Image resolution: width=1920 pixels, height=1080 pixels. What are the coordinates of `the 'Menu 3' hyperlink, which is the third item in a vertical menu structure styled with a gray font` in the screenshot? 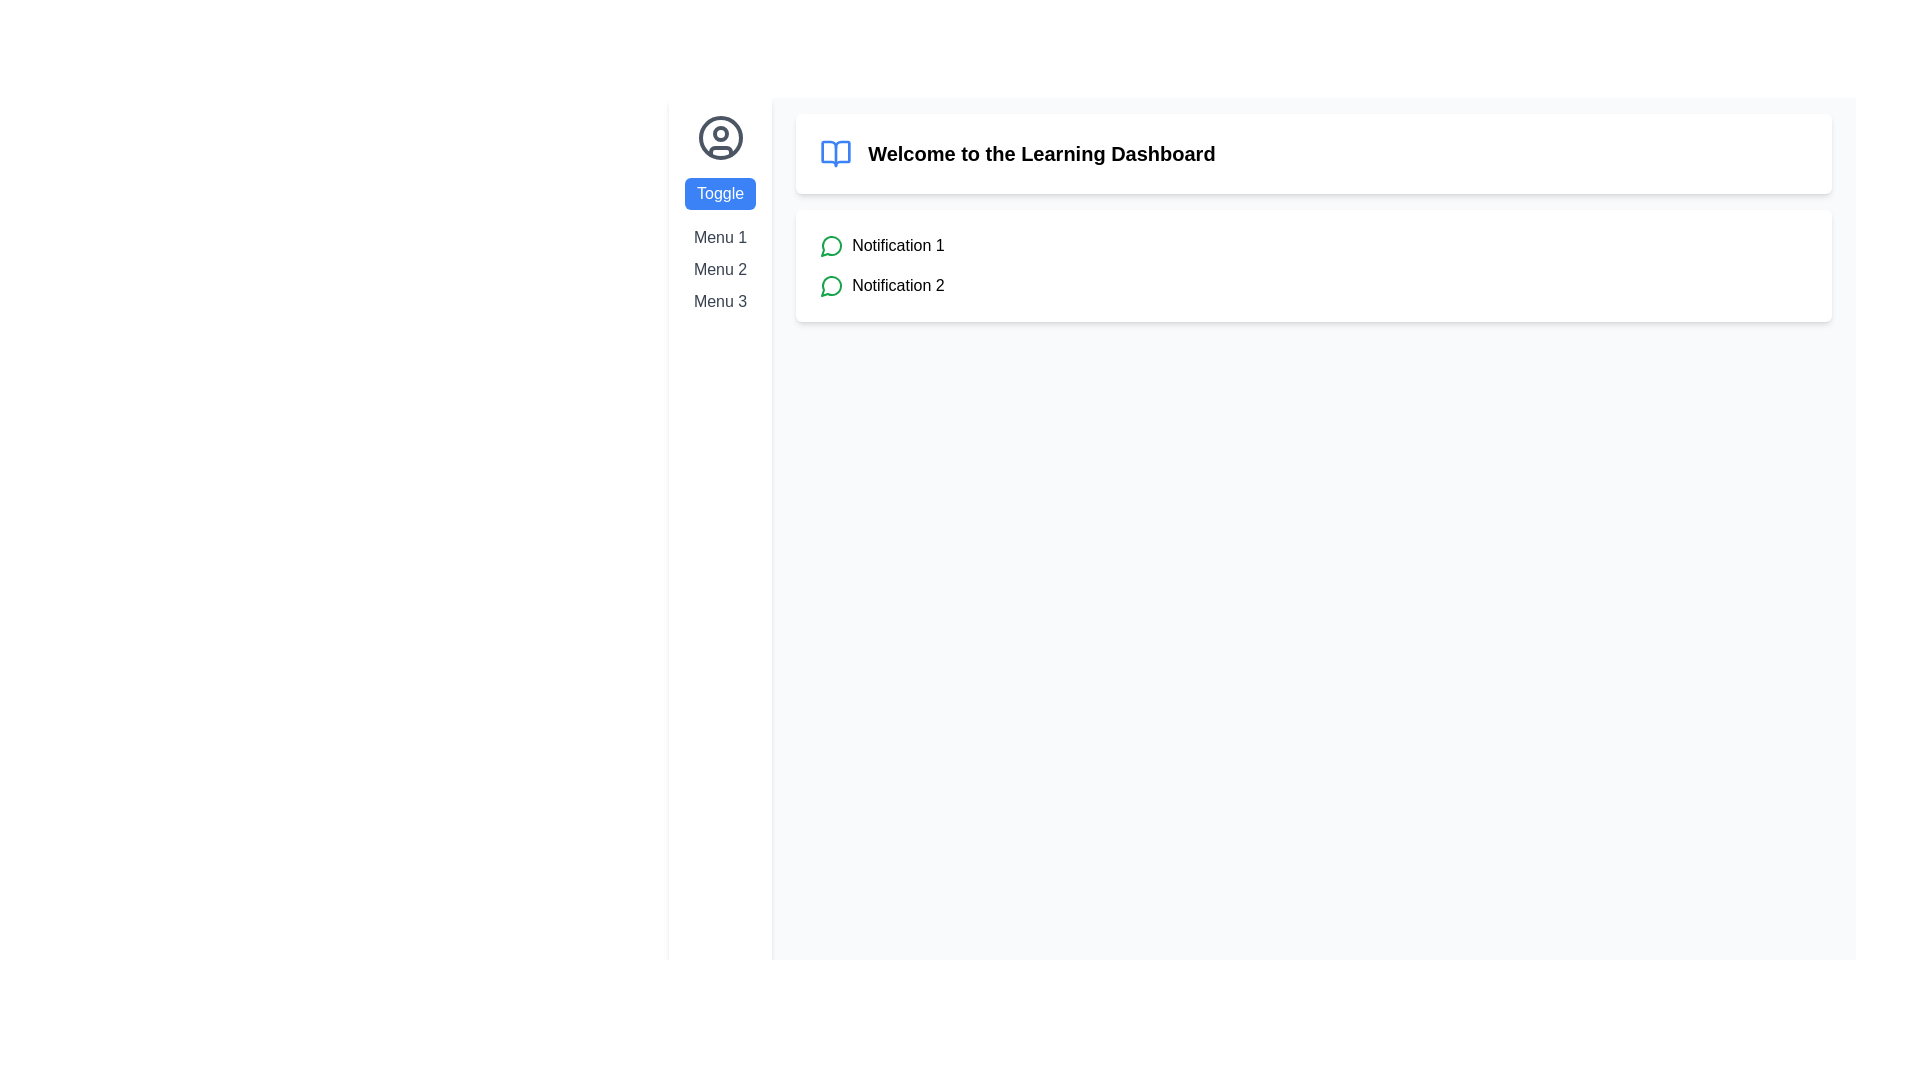 It's located at (720, 301).